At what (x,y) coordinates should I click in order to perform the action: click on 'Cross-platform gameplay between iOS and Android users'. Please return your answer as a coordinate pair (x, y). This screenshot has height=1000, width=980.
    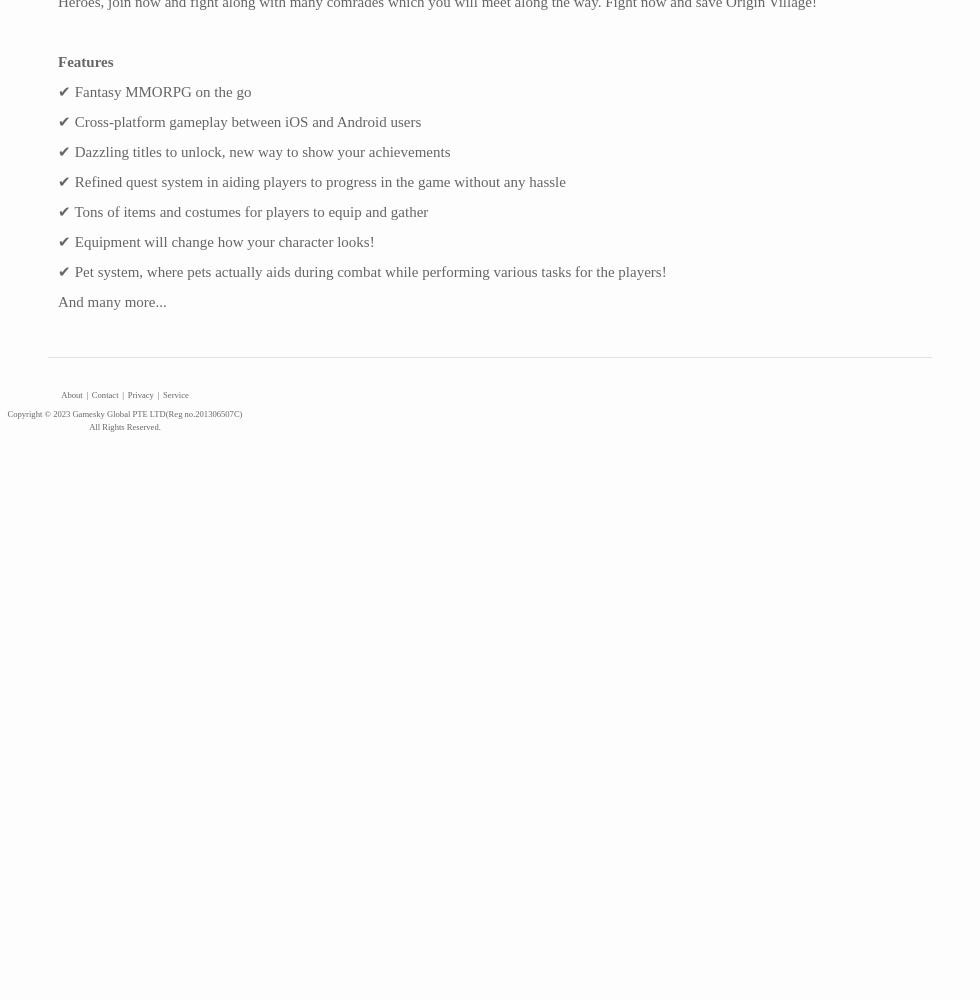
    Looking at the image, I should click on (70, 121).